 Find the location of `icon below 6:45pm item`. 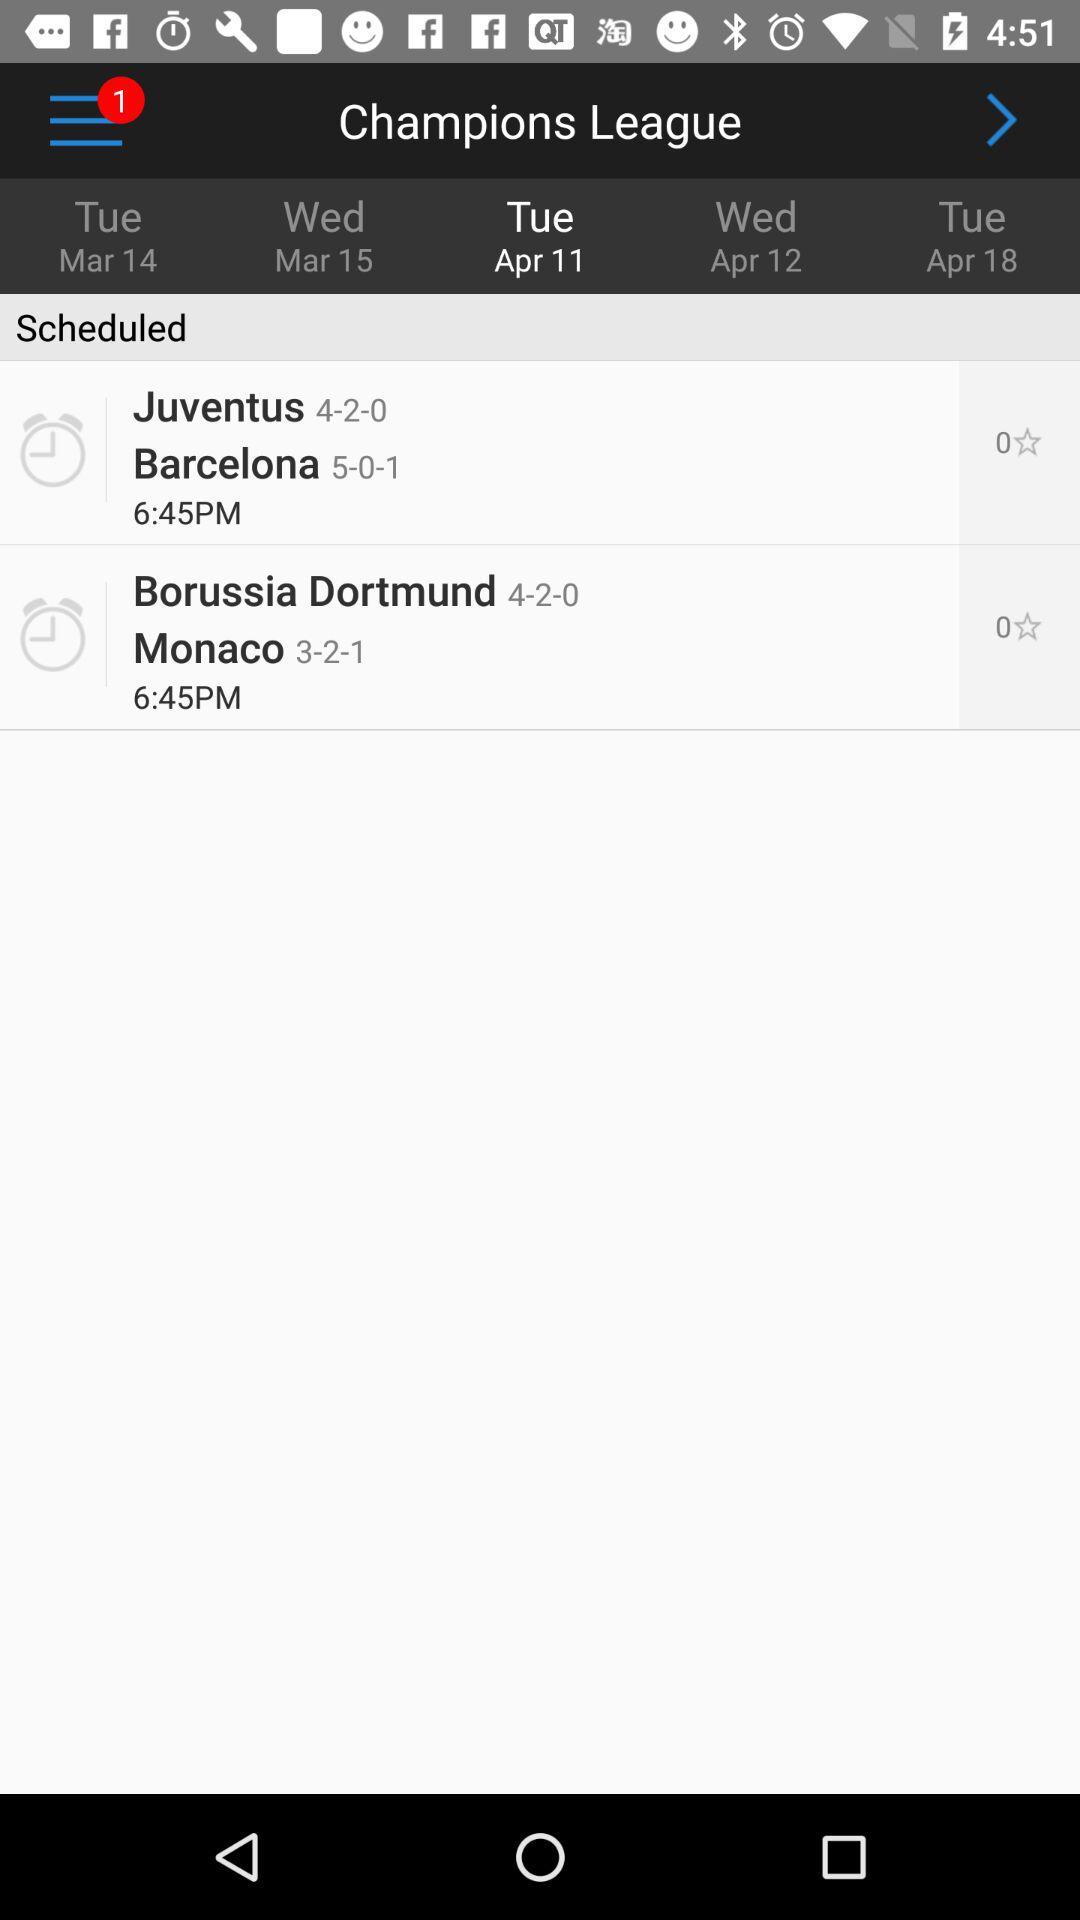

icon below 6:45pm item is located at coordinates (355, 580).